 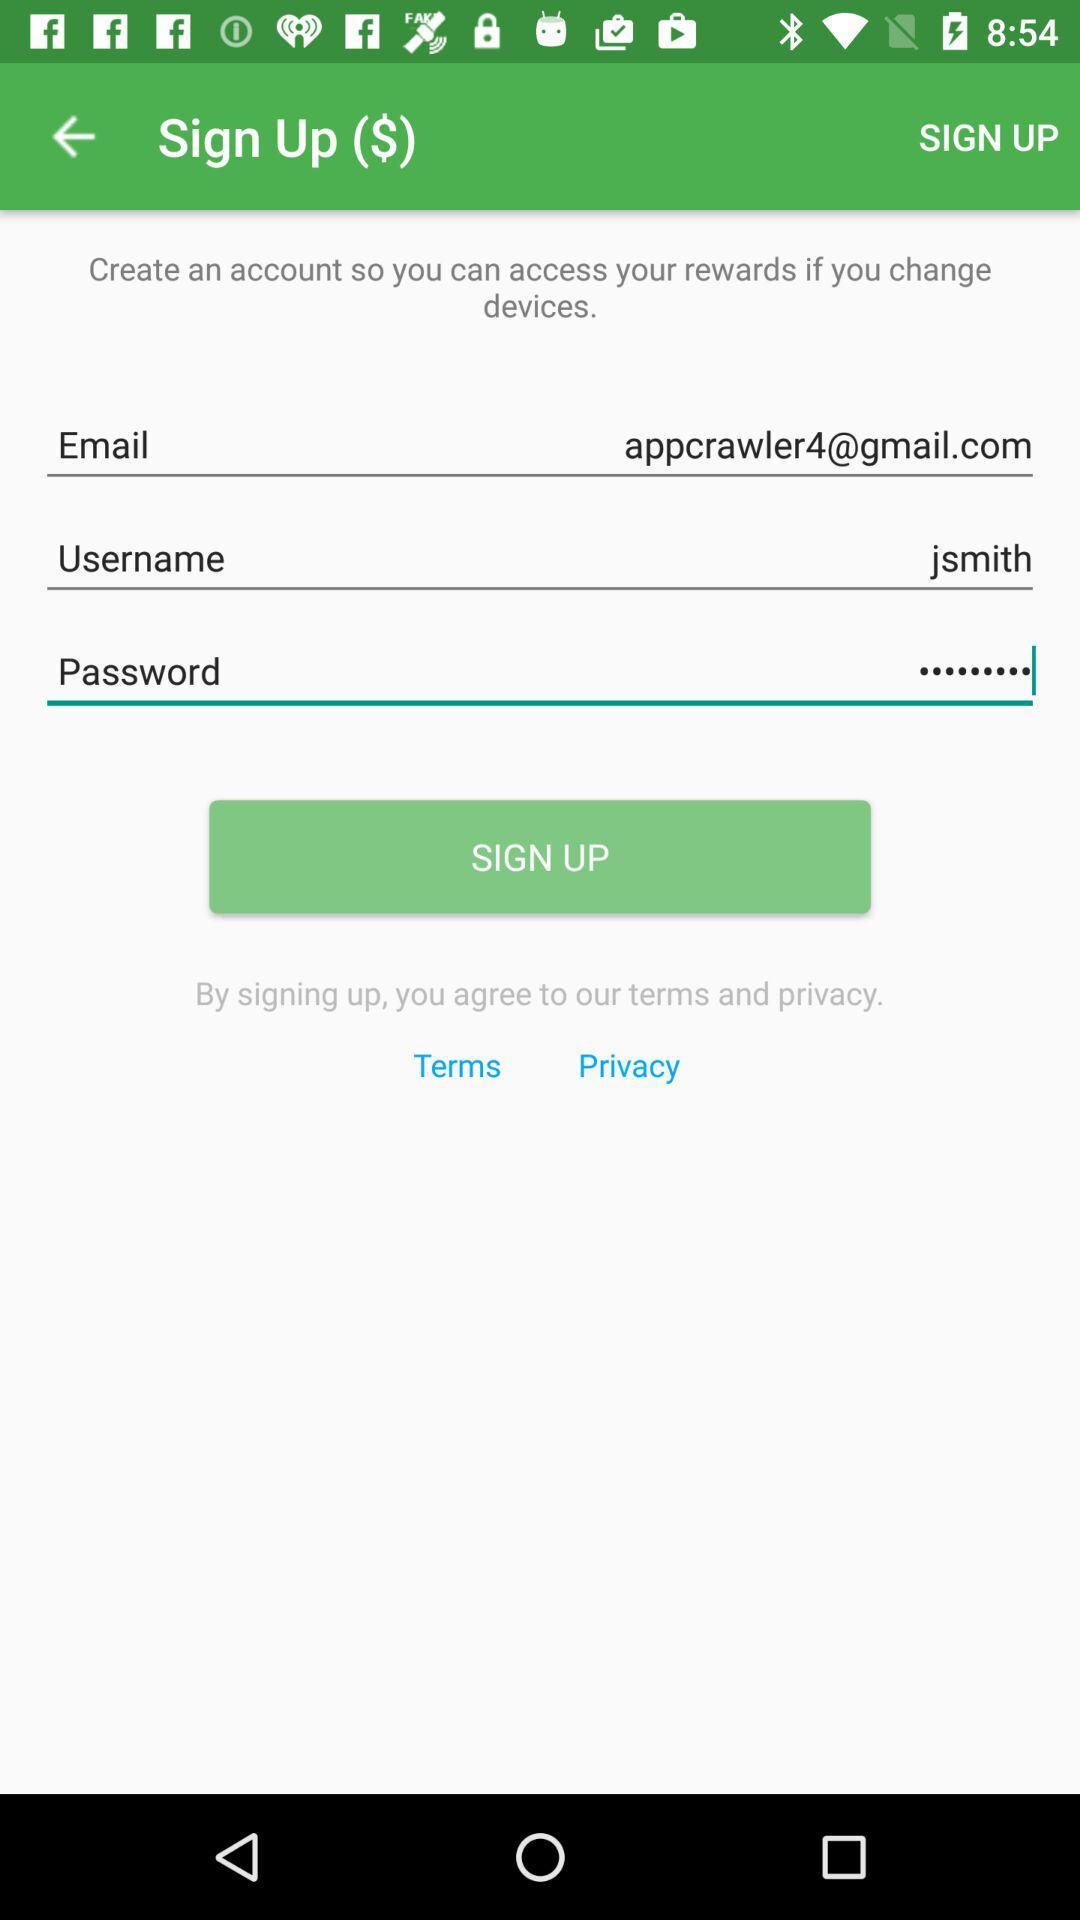 I want to click on the icon below the jsmith icon, so click(x=540, y=667).